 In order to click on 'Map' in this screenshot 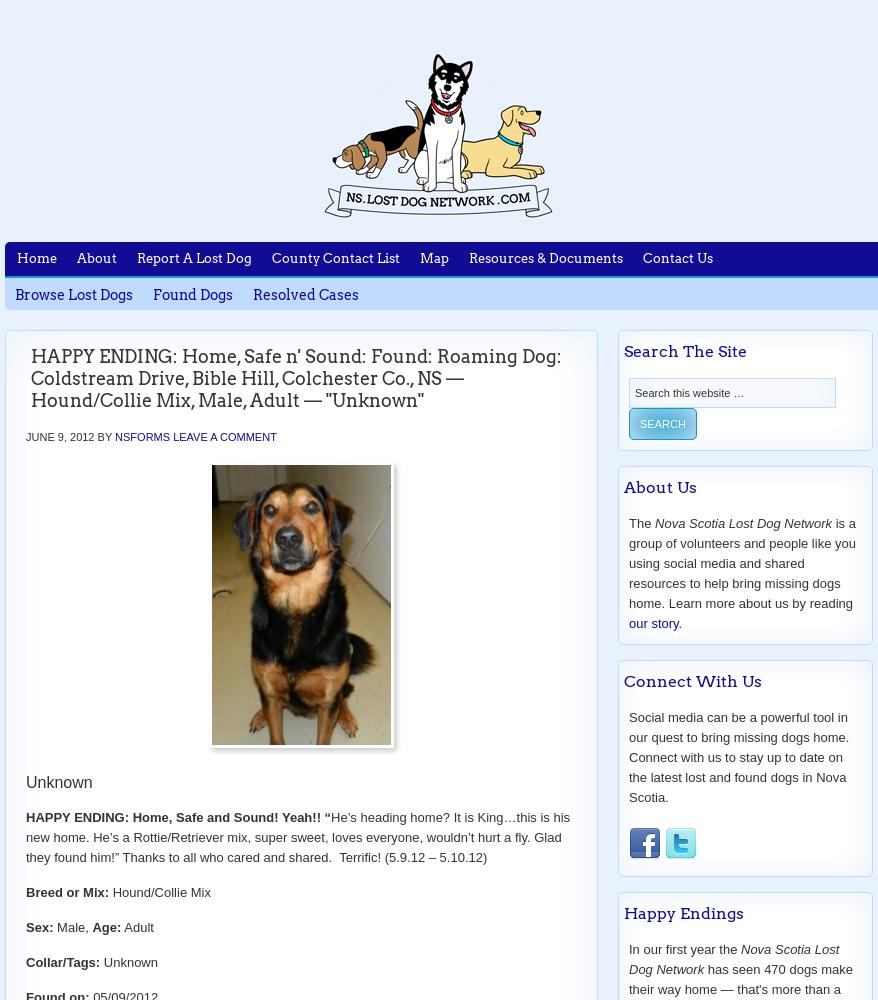, I will do `click(420, 258)`.